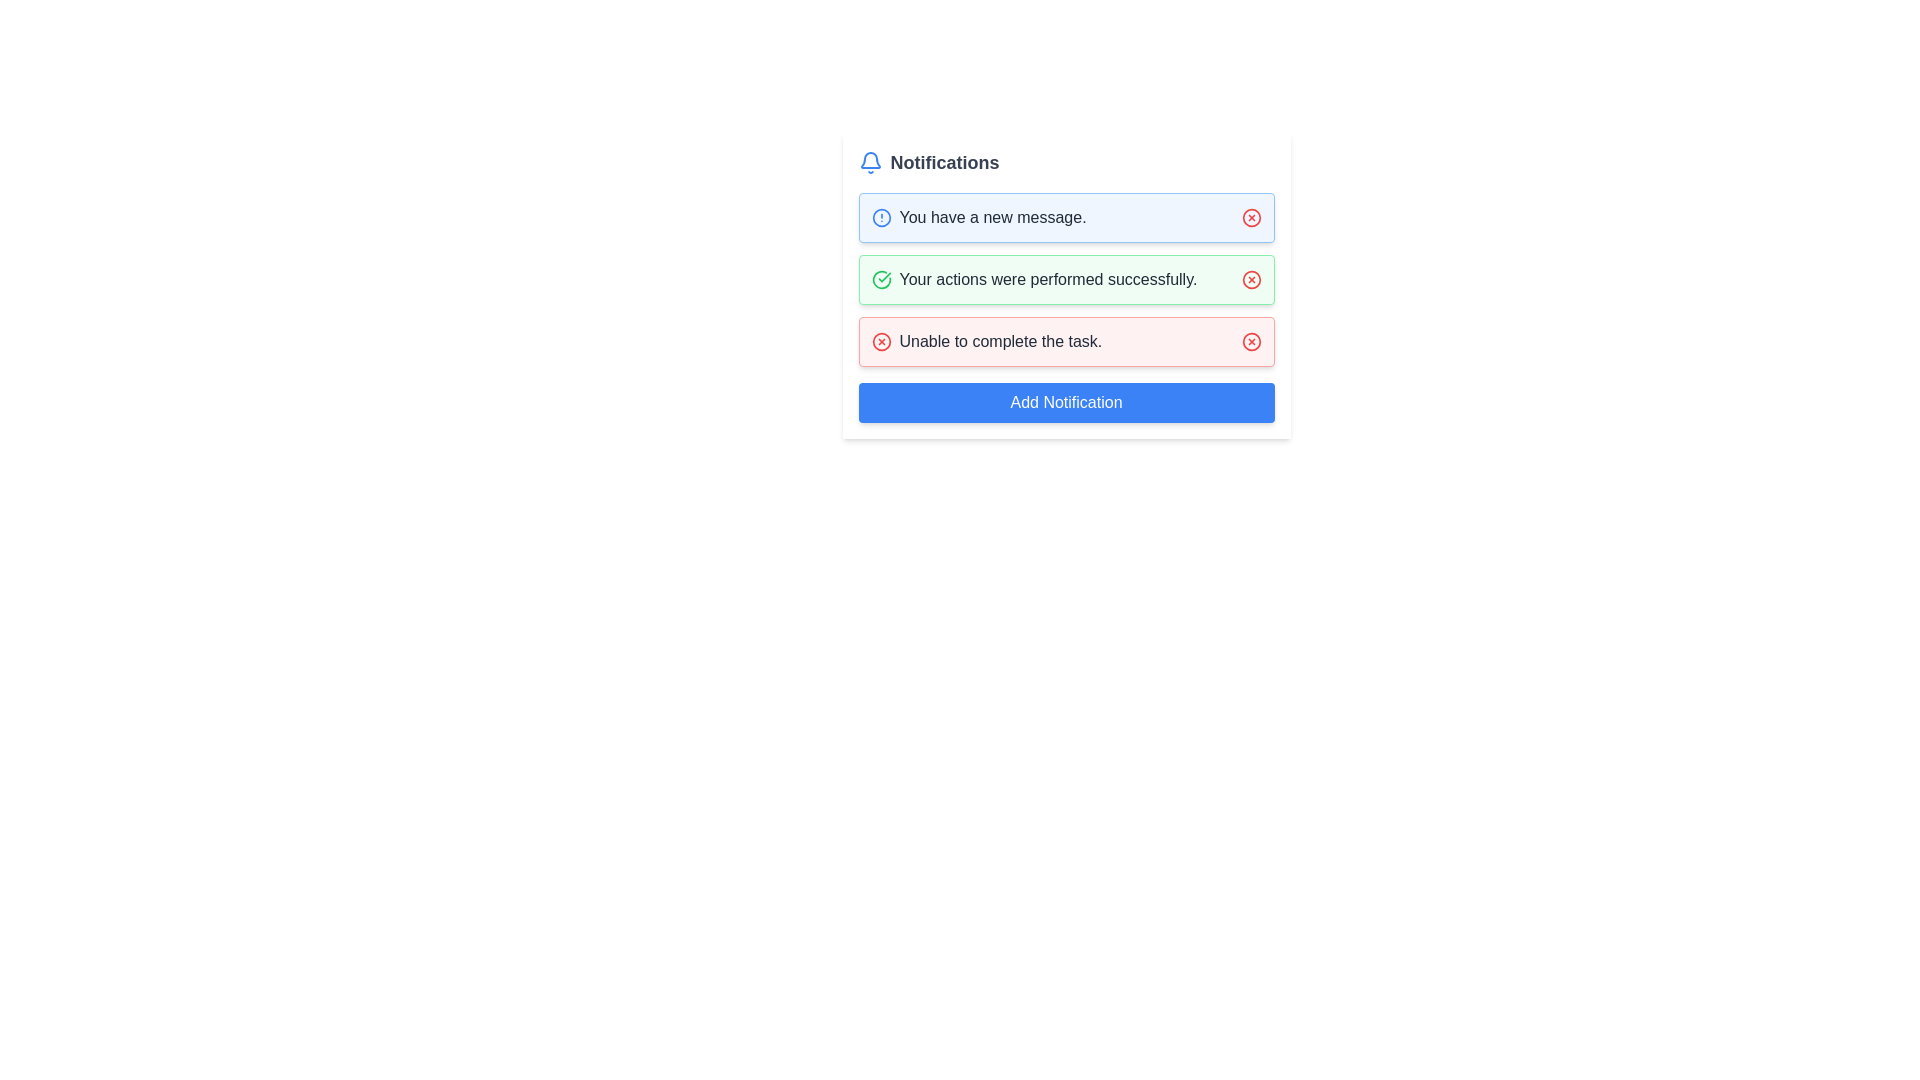 This screenshot has width=1920, height=1080. What do you see at coordinates (1250, 218) in the screenshot?
I see `the circular red close button with a white 'X' inside` at bounding box center [1250, 218].